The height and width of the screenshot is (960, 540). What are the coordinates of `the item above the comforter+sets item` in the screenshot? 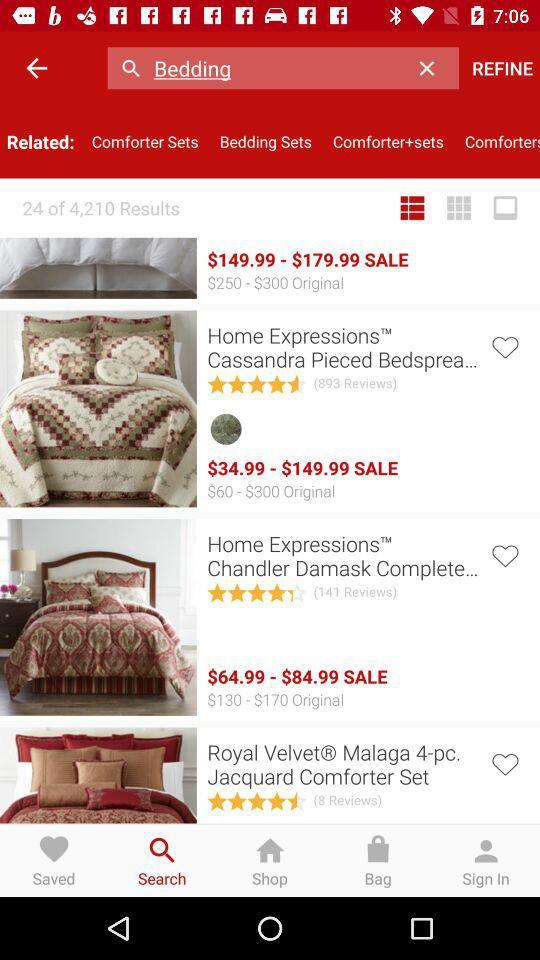 It's located at (431, 68).